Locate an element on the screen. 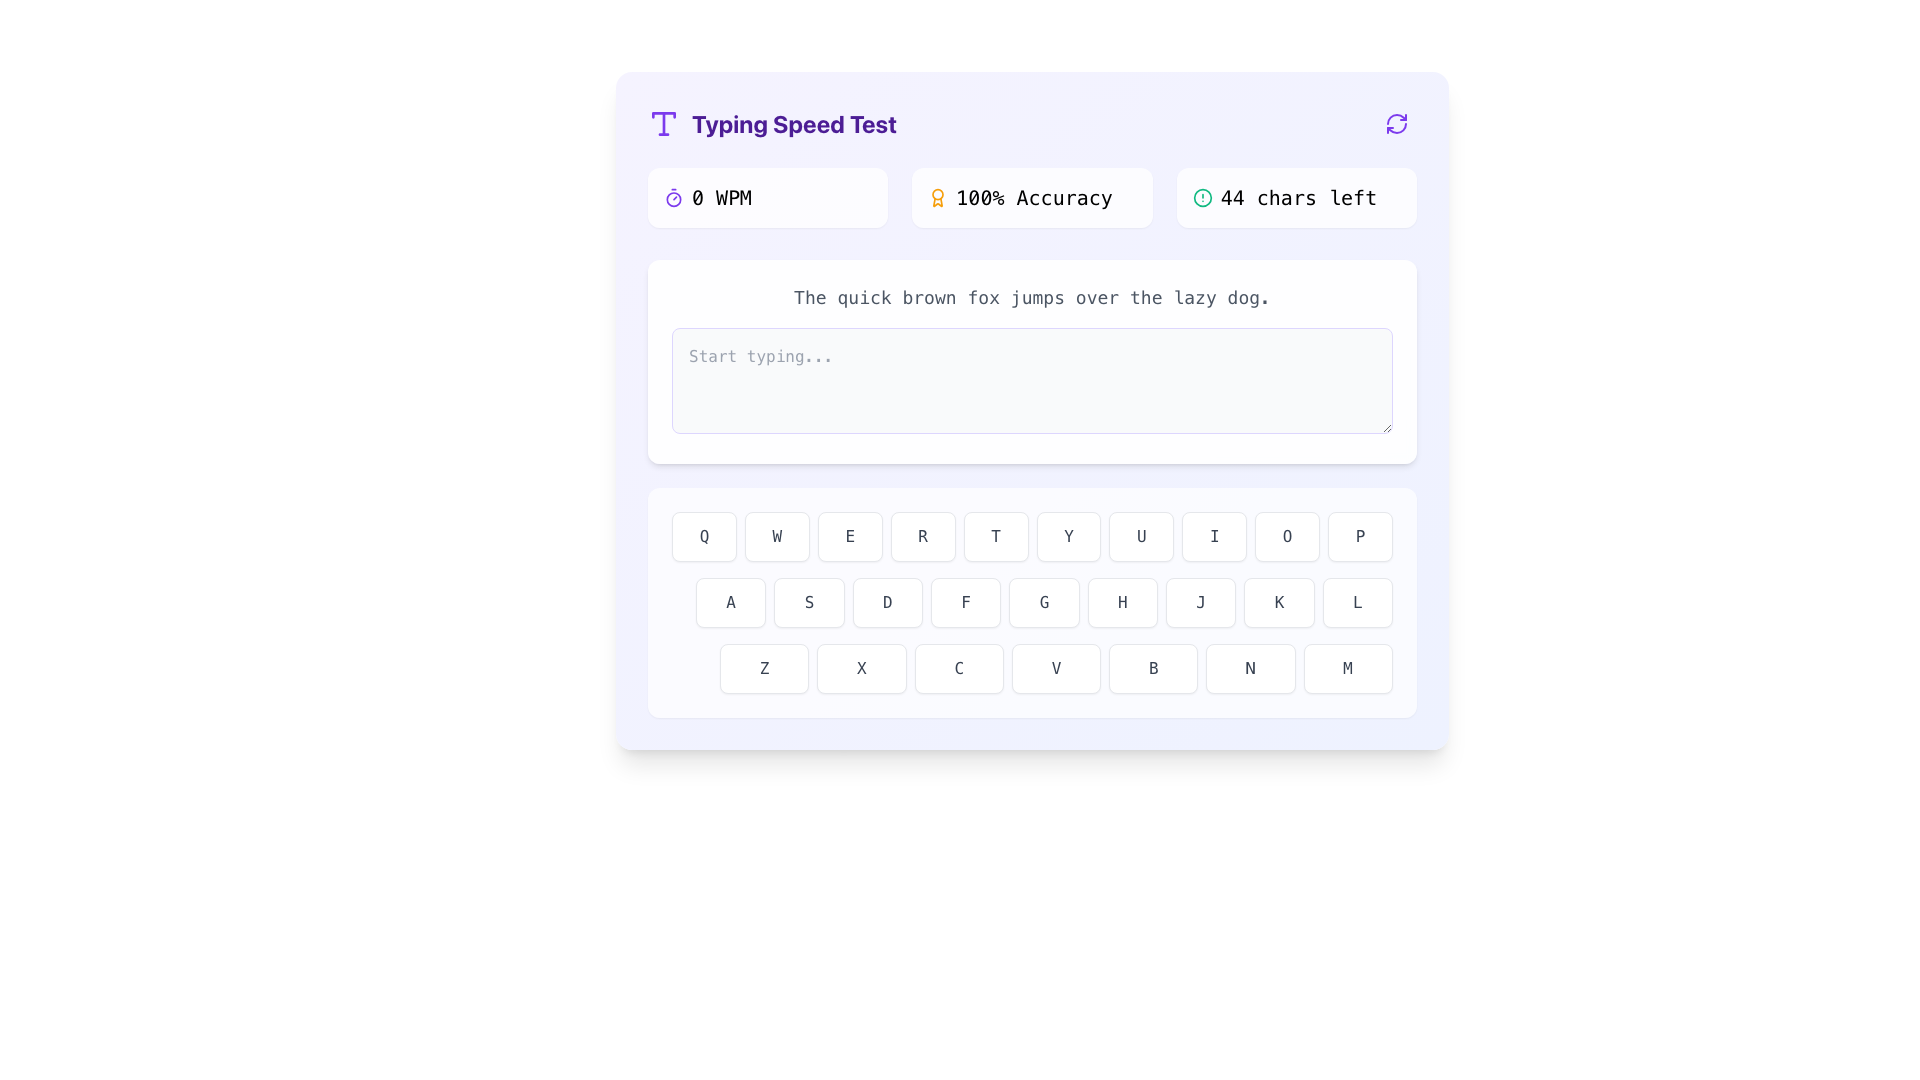  the decorative icon located to the left of the 'Typing Speed Test' header is located at coordinates (663, 123).